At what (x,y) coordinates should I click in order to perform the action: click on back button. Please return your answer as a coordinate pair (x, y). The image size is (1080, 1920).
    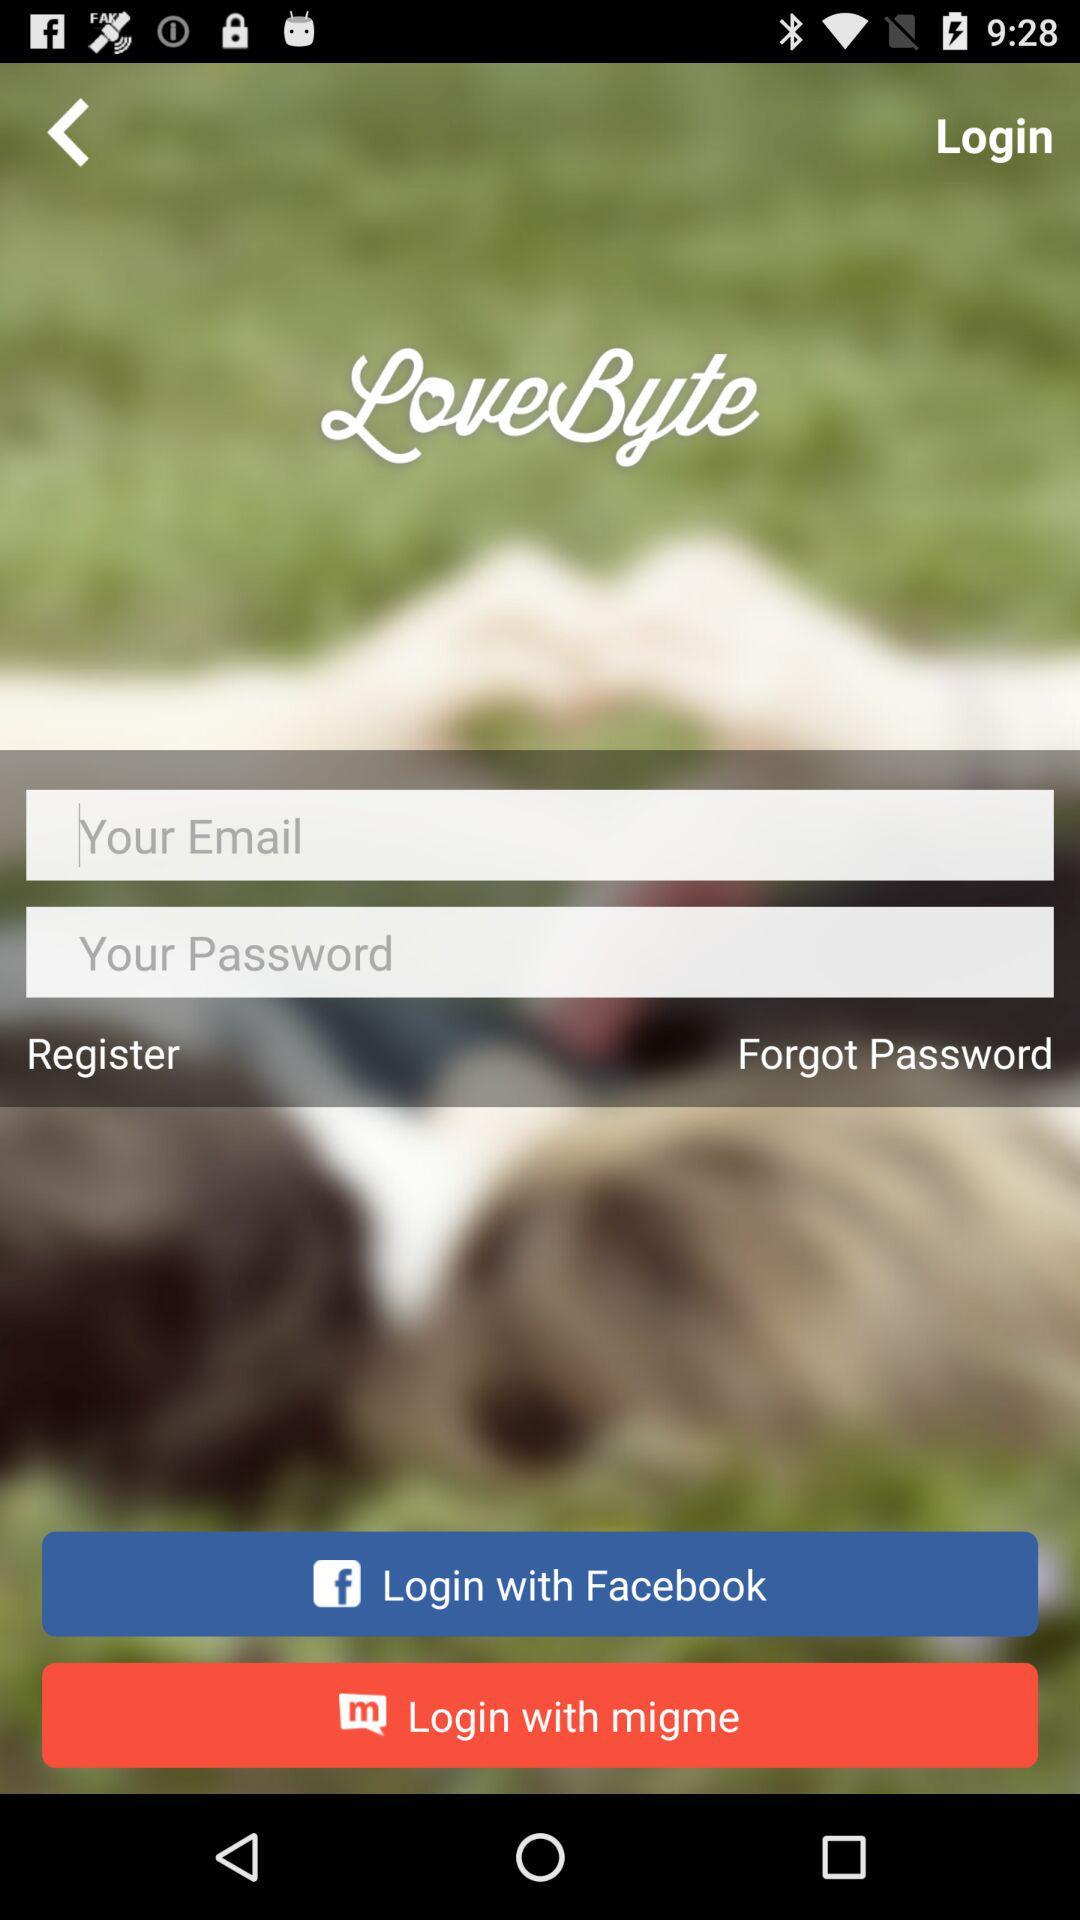
    Looking at the image, I should click on (67, 130).